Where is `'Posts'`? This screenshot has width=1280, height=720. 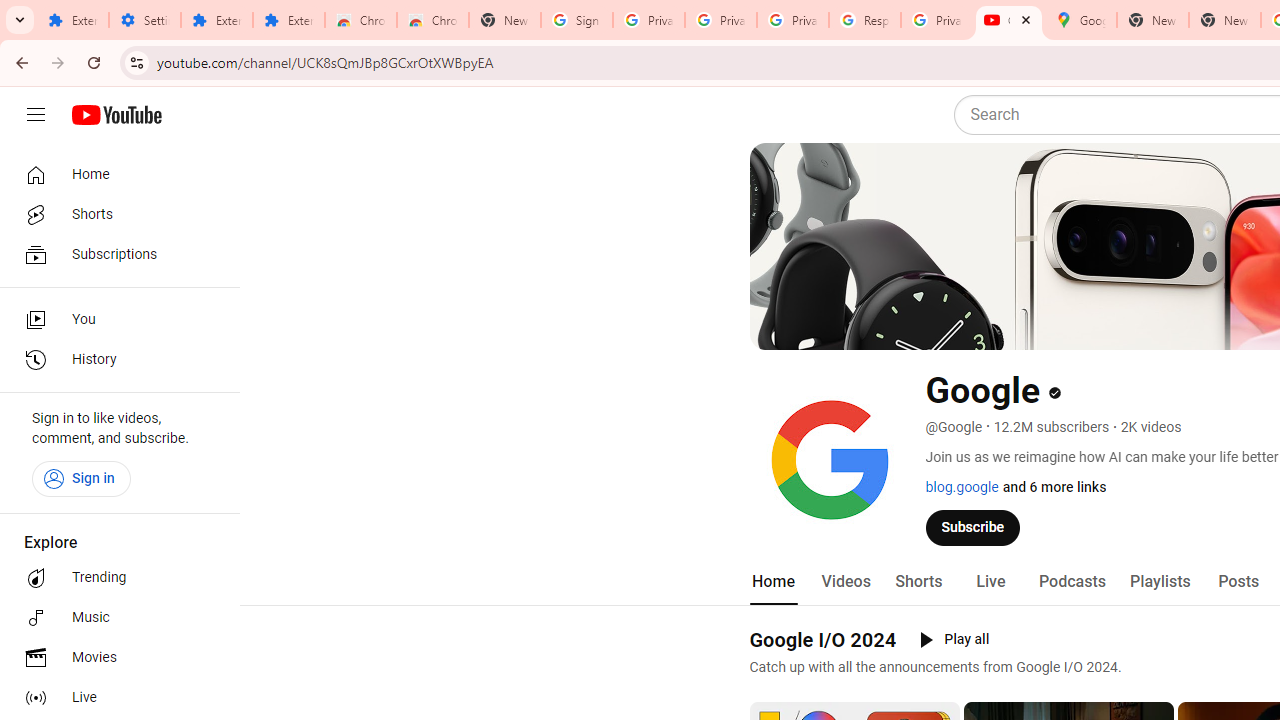
'Posts' is located at coordinates (1237, 581).